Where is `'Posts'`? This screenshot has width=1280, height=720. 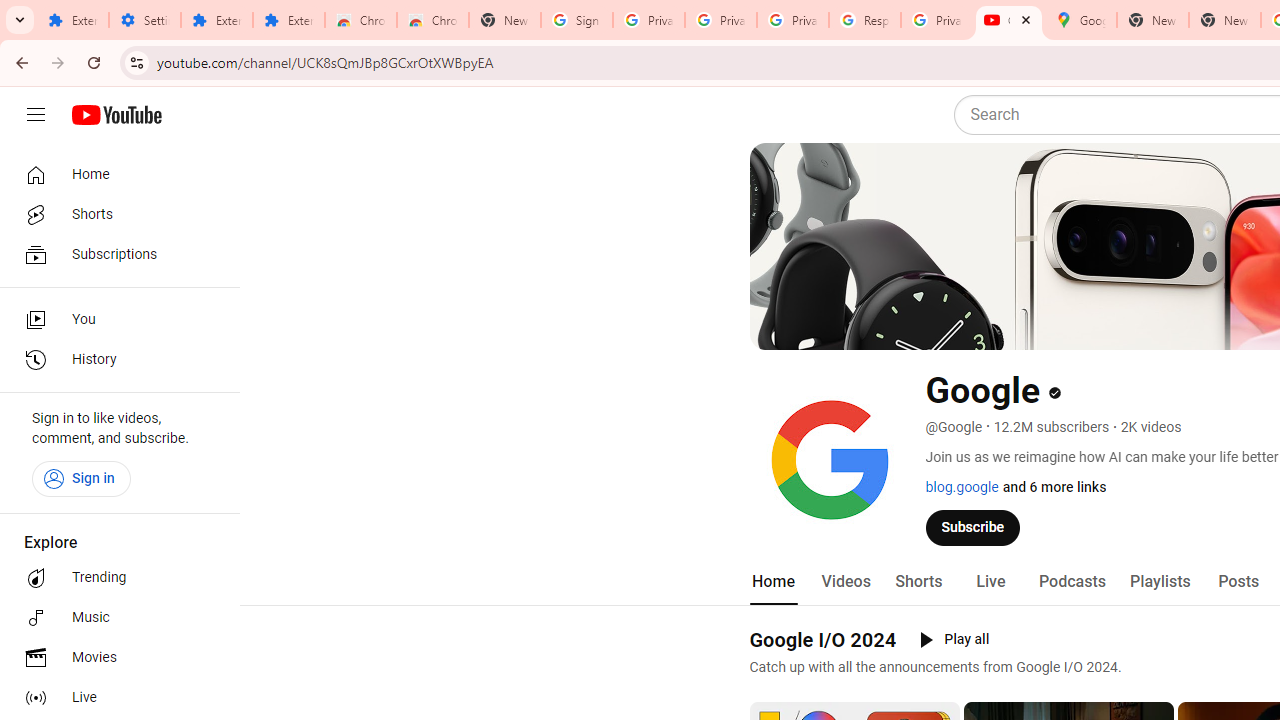
'Posts' is located at coordinates (1237, 581).